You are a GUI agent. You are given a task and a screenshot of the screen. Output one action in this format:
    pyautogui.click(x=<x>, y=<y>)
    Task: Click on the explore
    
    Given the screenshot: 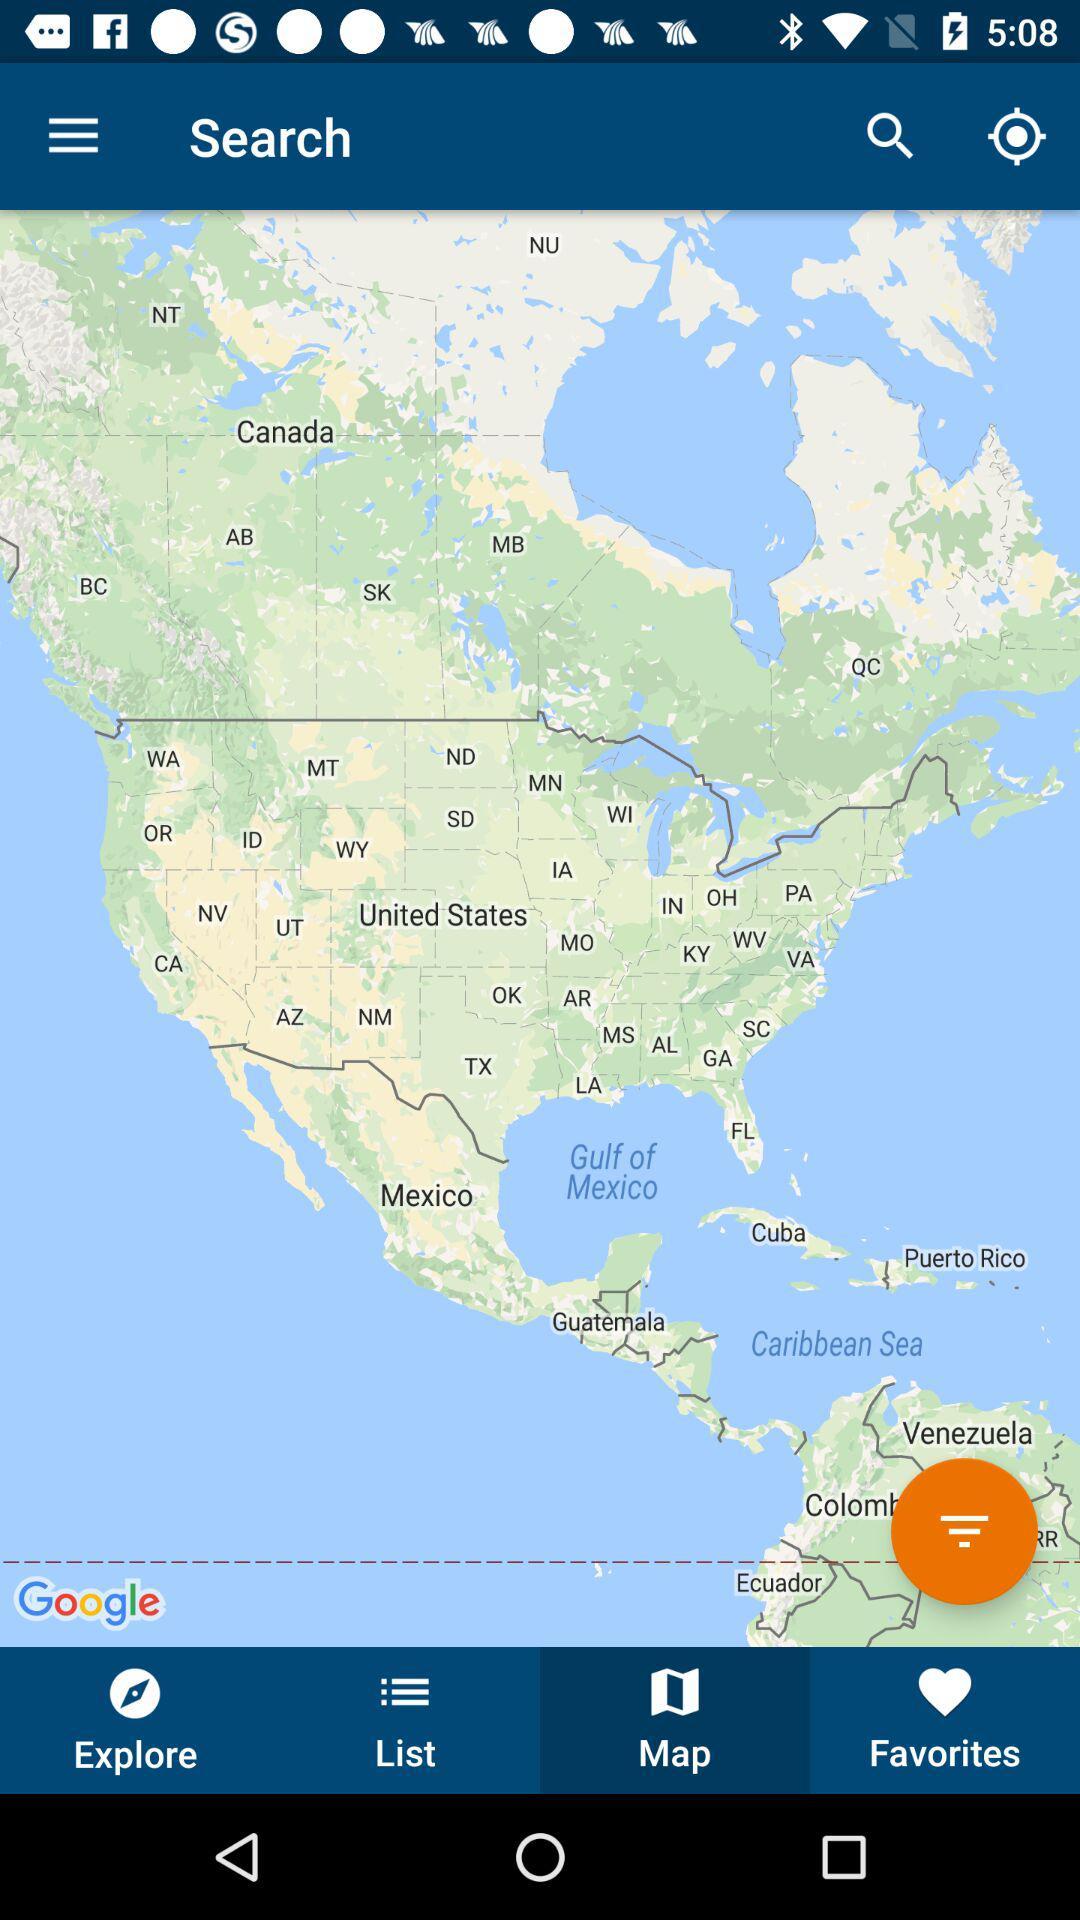 What is the action you would take?
    pyautogui.click(x=135, y=1719)
    